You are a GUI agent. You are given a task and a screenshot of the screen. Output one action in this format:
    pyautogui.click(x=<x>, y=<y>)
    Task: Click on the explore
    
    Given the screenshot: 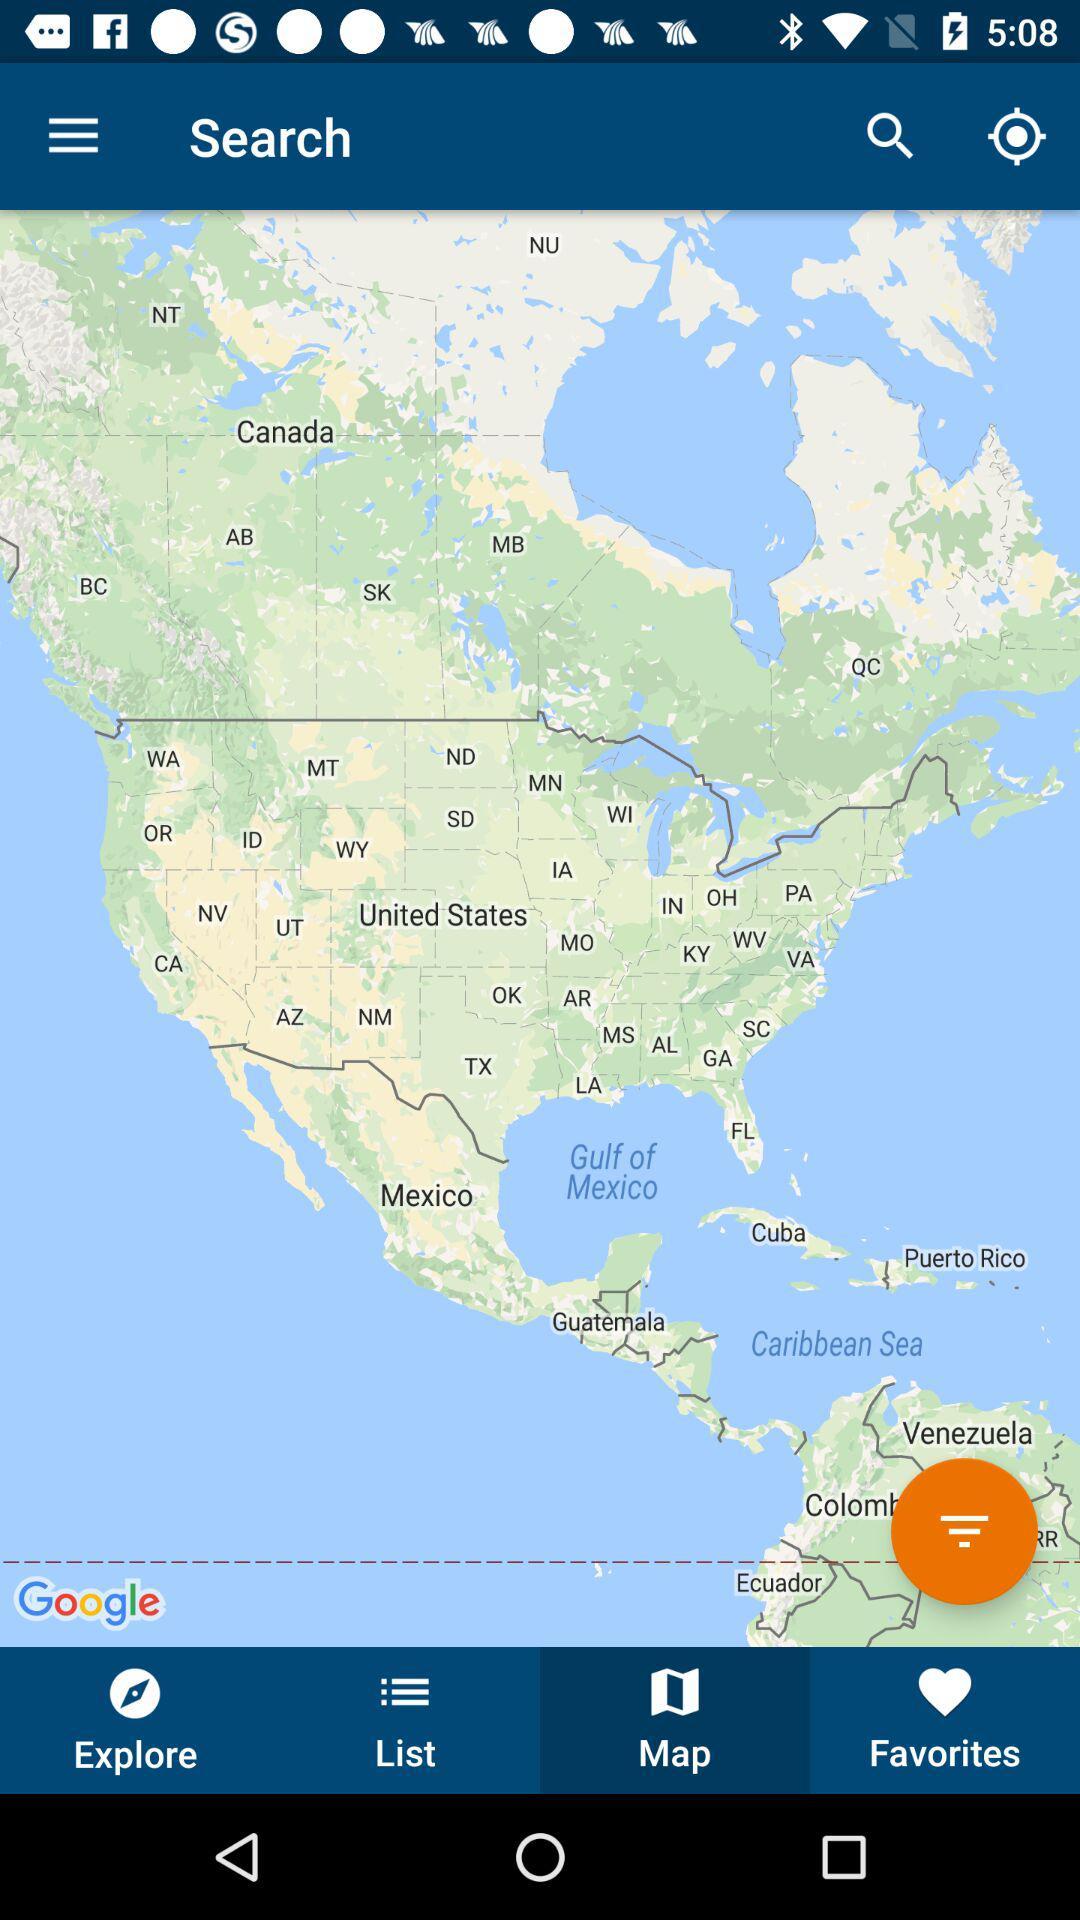 What is the action you would take?
    pyautogui.click(x=135, y=1719)
    